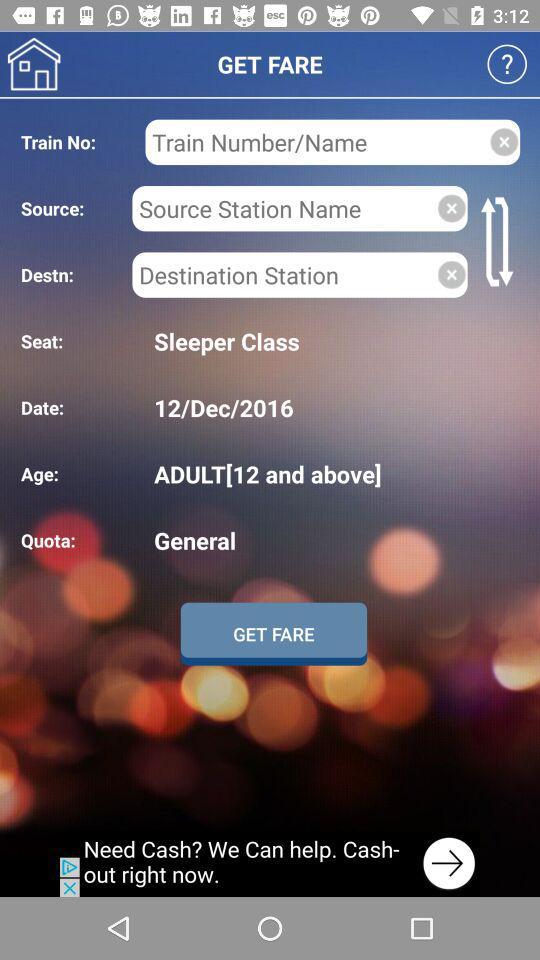 Image resolution: width=540 pixels, height=960 pixels. What do you see at coordinates (270, 863) in the screenshot?
I see `advertisement` at bounding box center [270, 863].